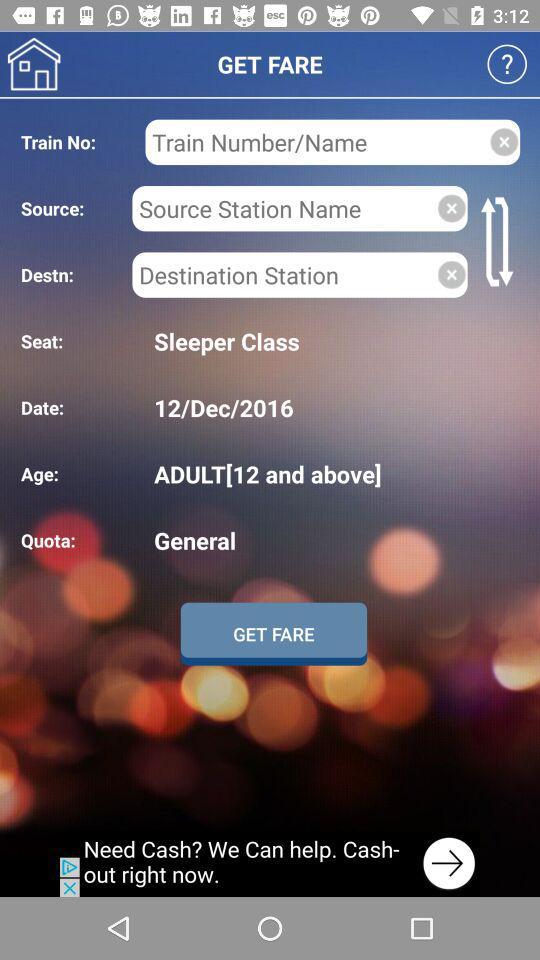 Image resolution: width=540 pixels, height=960 pixels. What do you see at coordinates (270, 863) in the screenshot?
I see `advertisement` at bounding box center [270, 863].